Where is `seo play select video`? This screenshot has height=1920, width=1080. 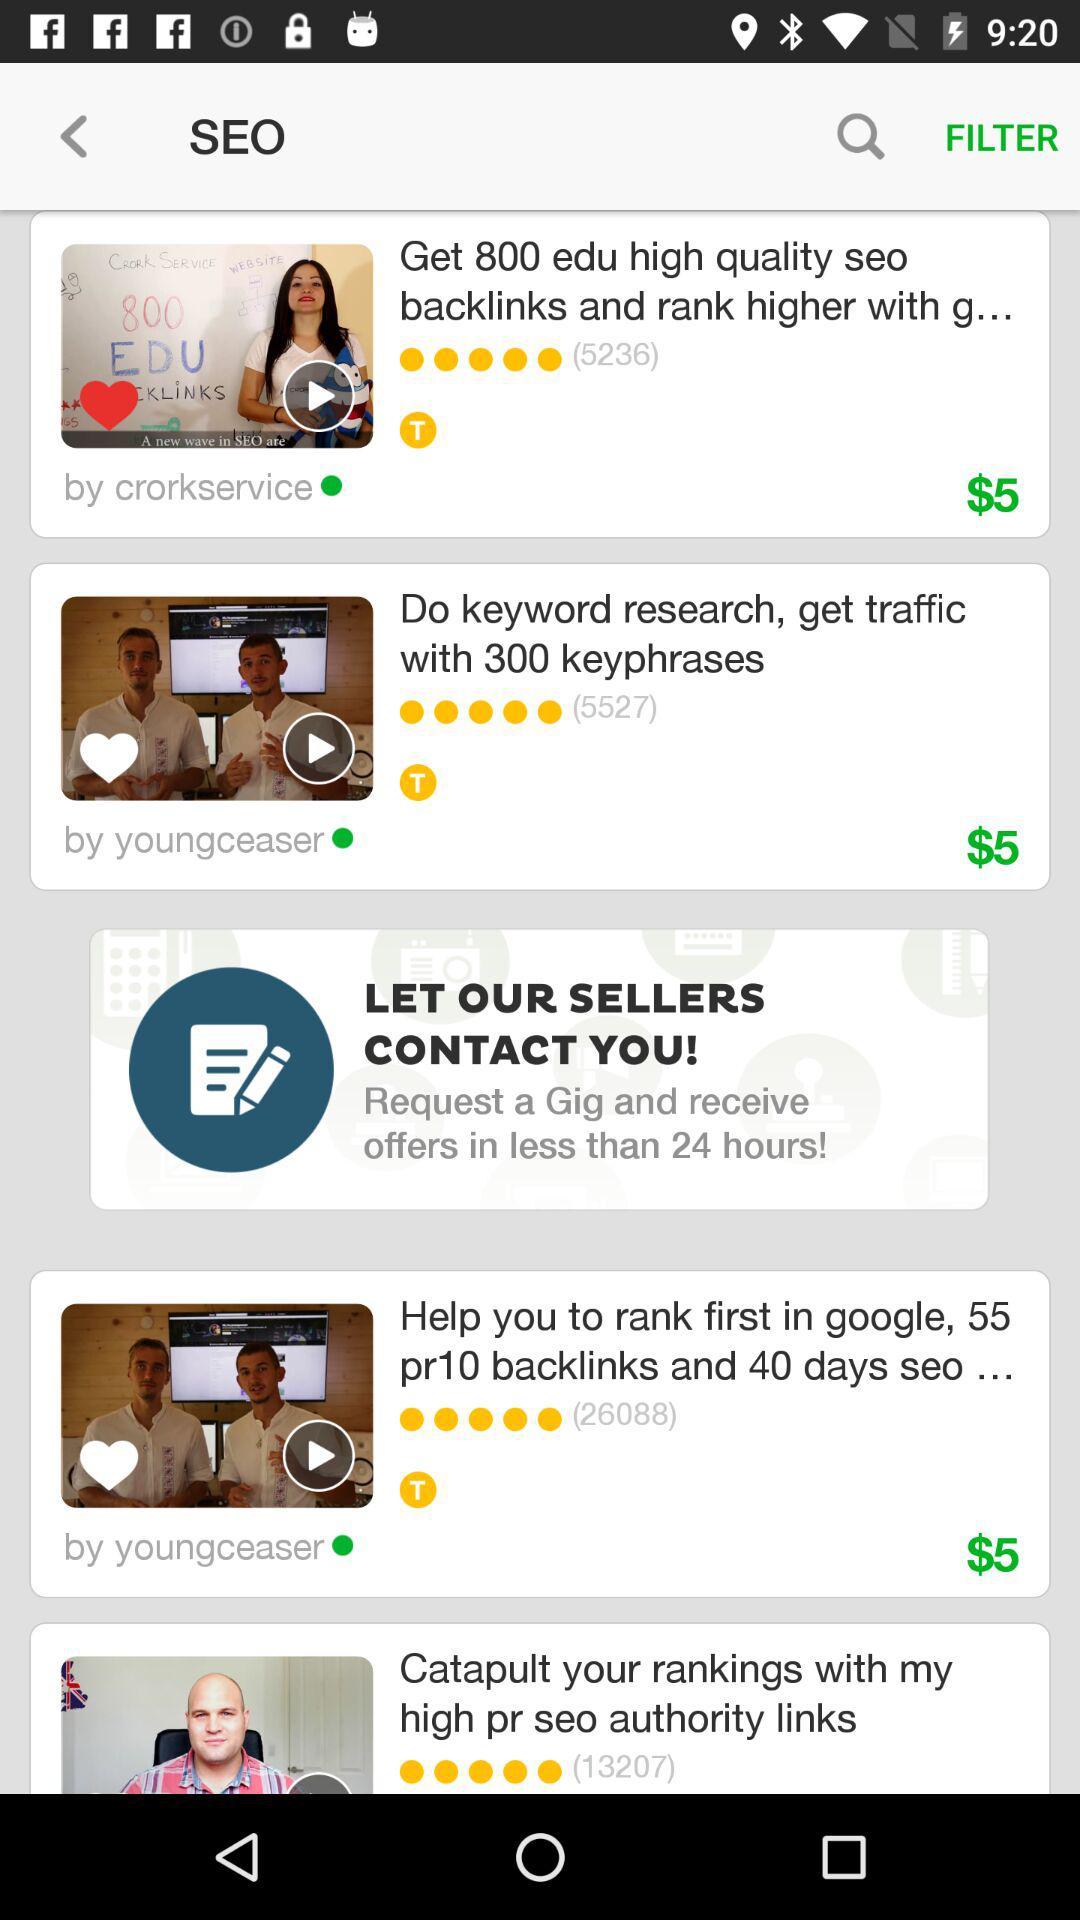 seo play select video is located at coordinates (318, 1454).